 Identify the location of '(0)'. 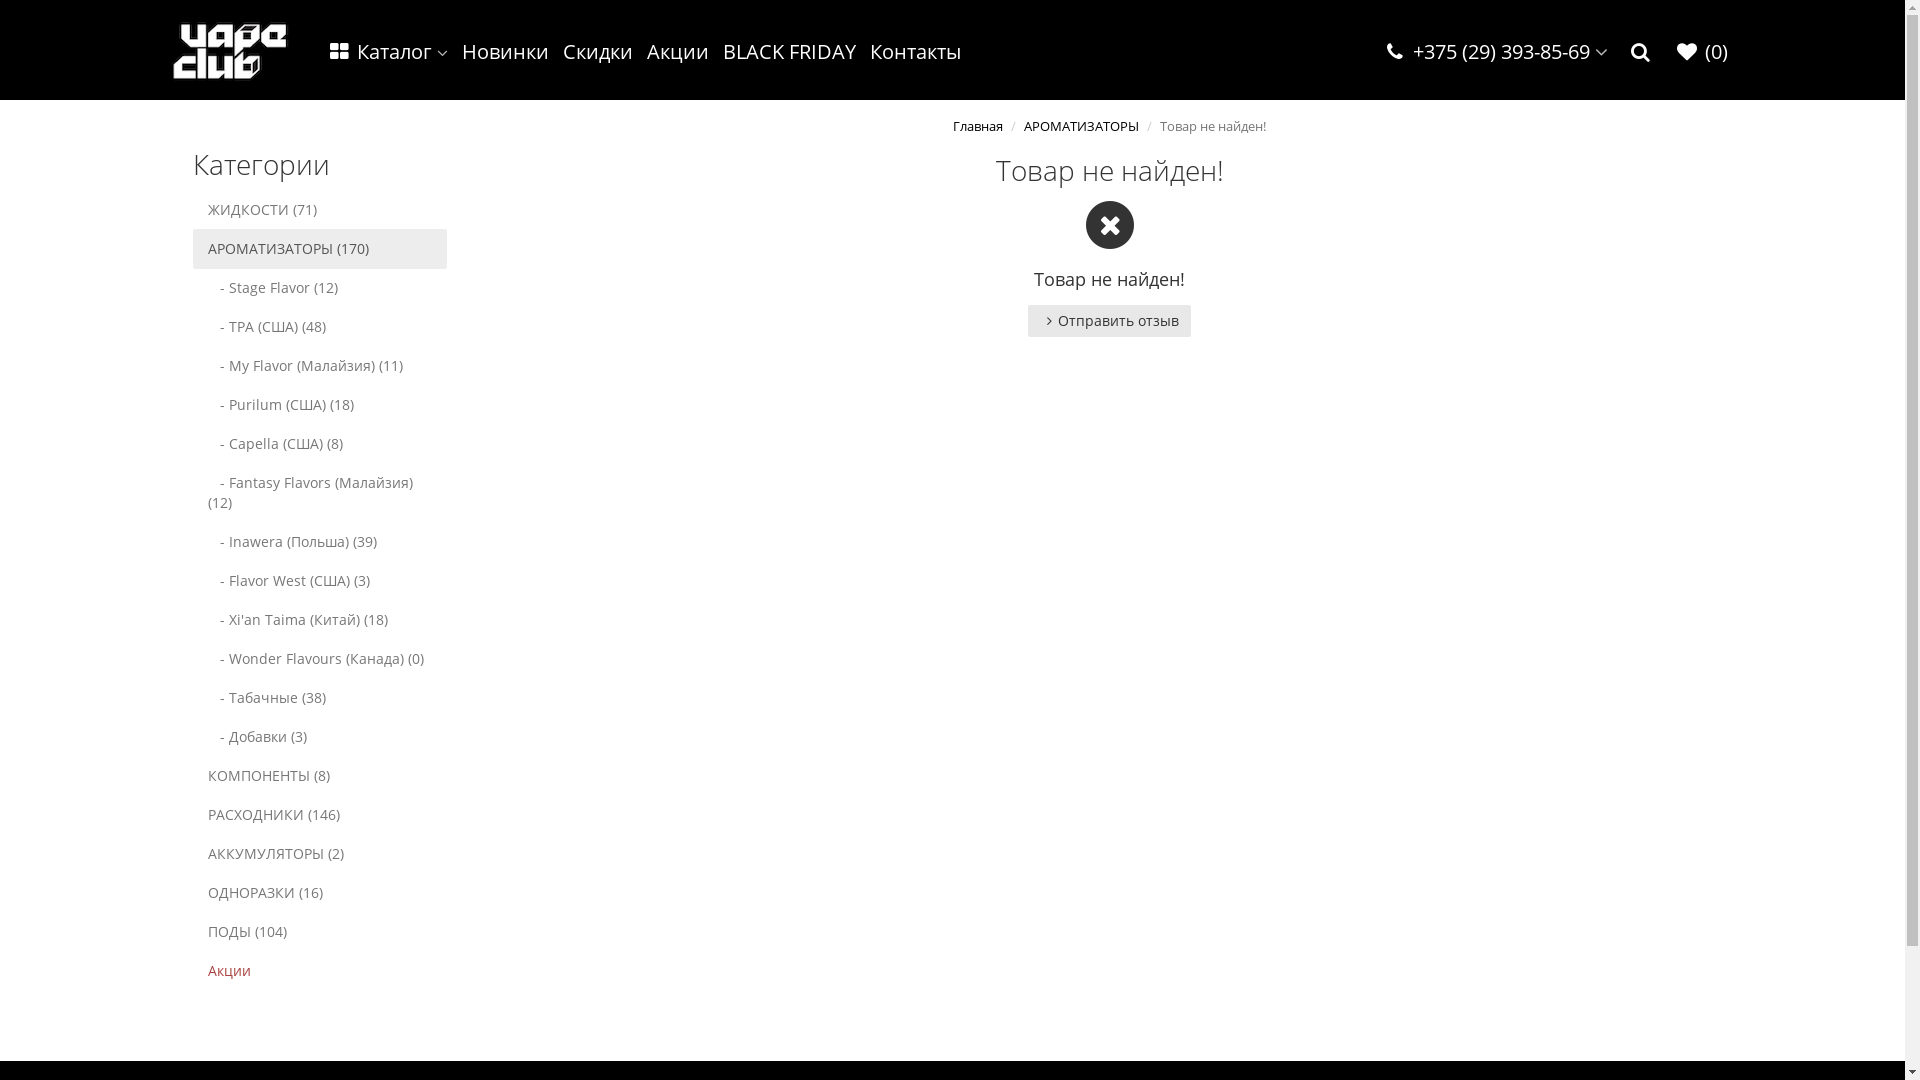
(1699, 51).